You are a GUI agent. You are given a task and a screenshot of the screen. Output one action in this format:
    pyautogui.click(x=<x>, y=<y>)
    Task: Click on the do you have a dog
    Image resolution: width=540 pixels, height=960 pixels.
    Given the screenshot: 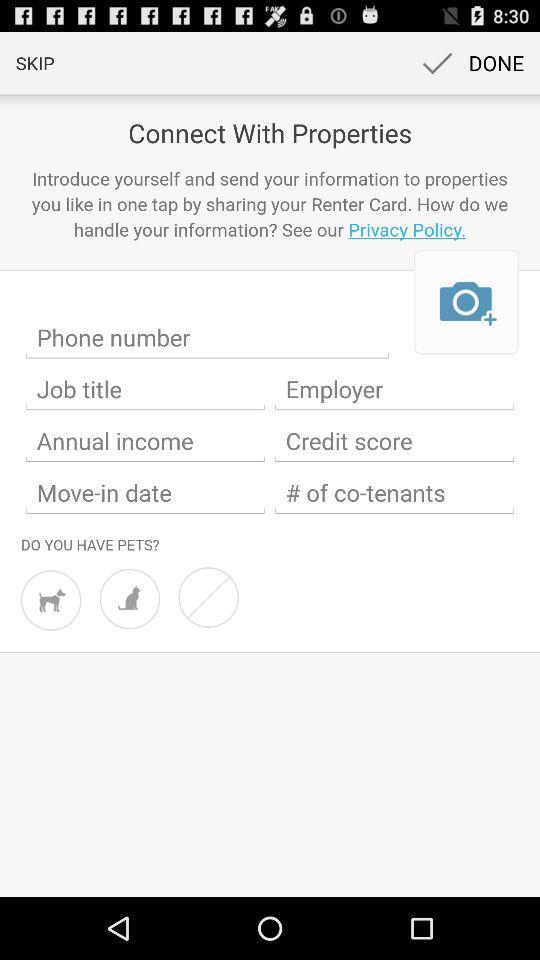 What is the action you would take?
    pyautogui.click(x=51, y=600)
    